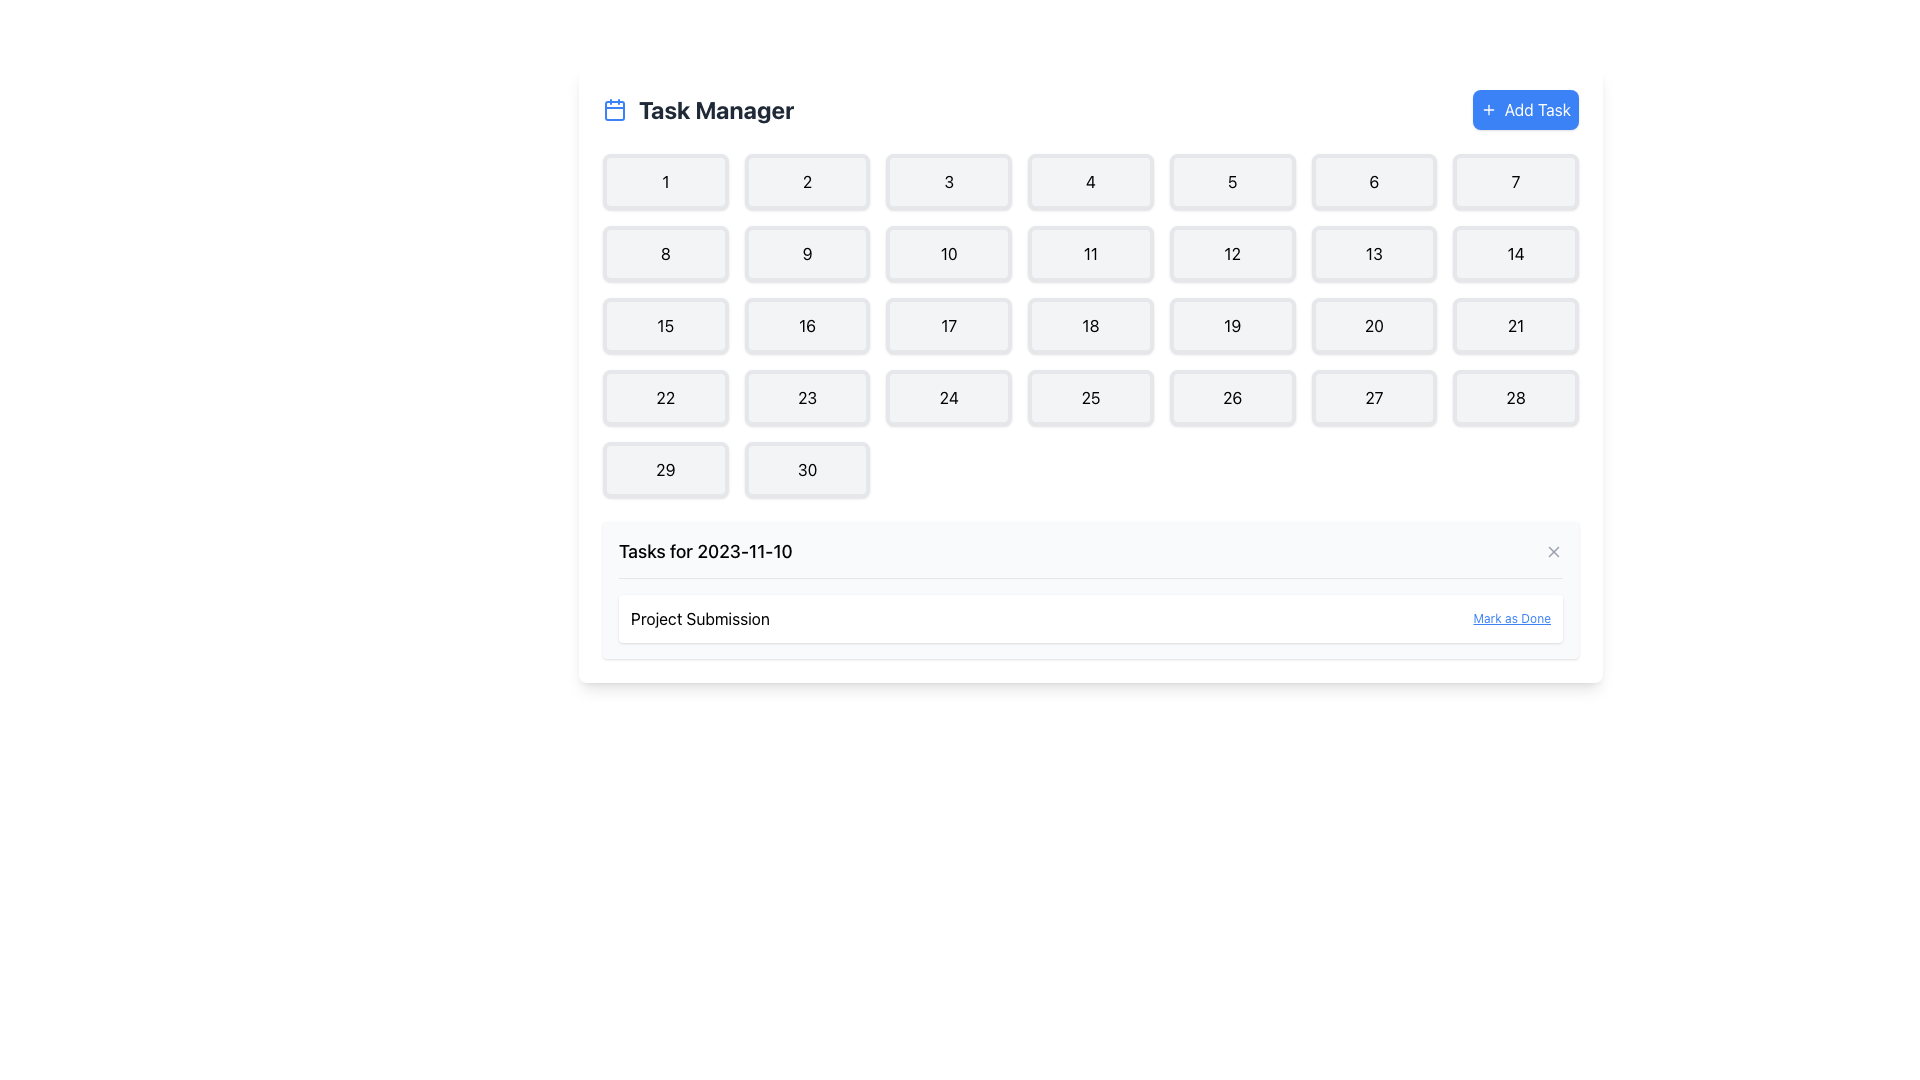 The width and height of the screenshot is (1920, 1080). I want to click on the selectable date button in the calendar interface, which is the sixth item in the second row of a grid layout, to receive additional visual feedback, so click(1373, 253).